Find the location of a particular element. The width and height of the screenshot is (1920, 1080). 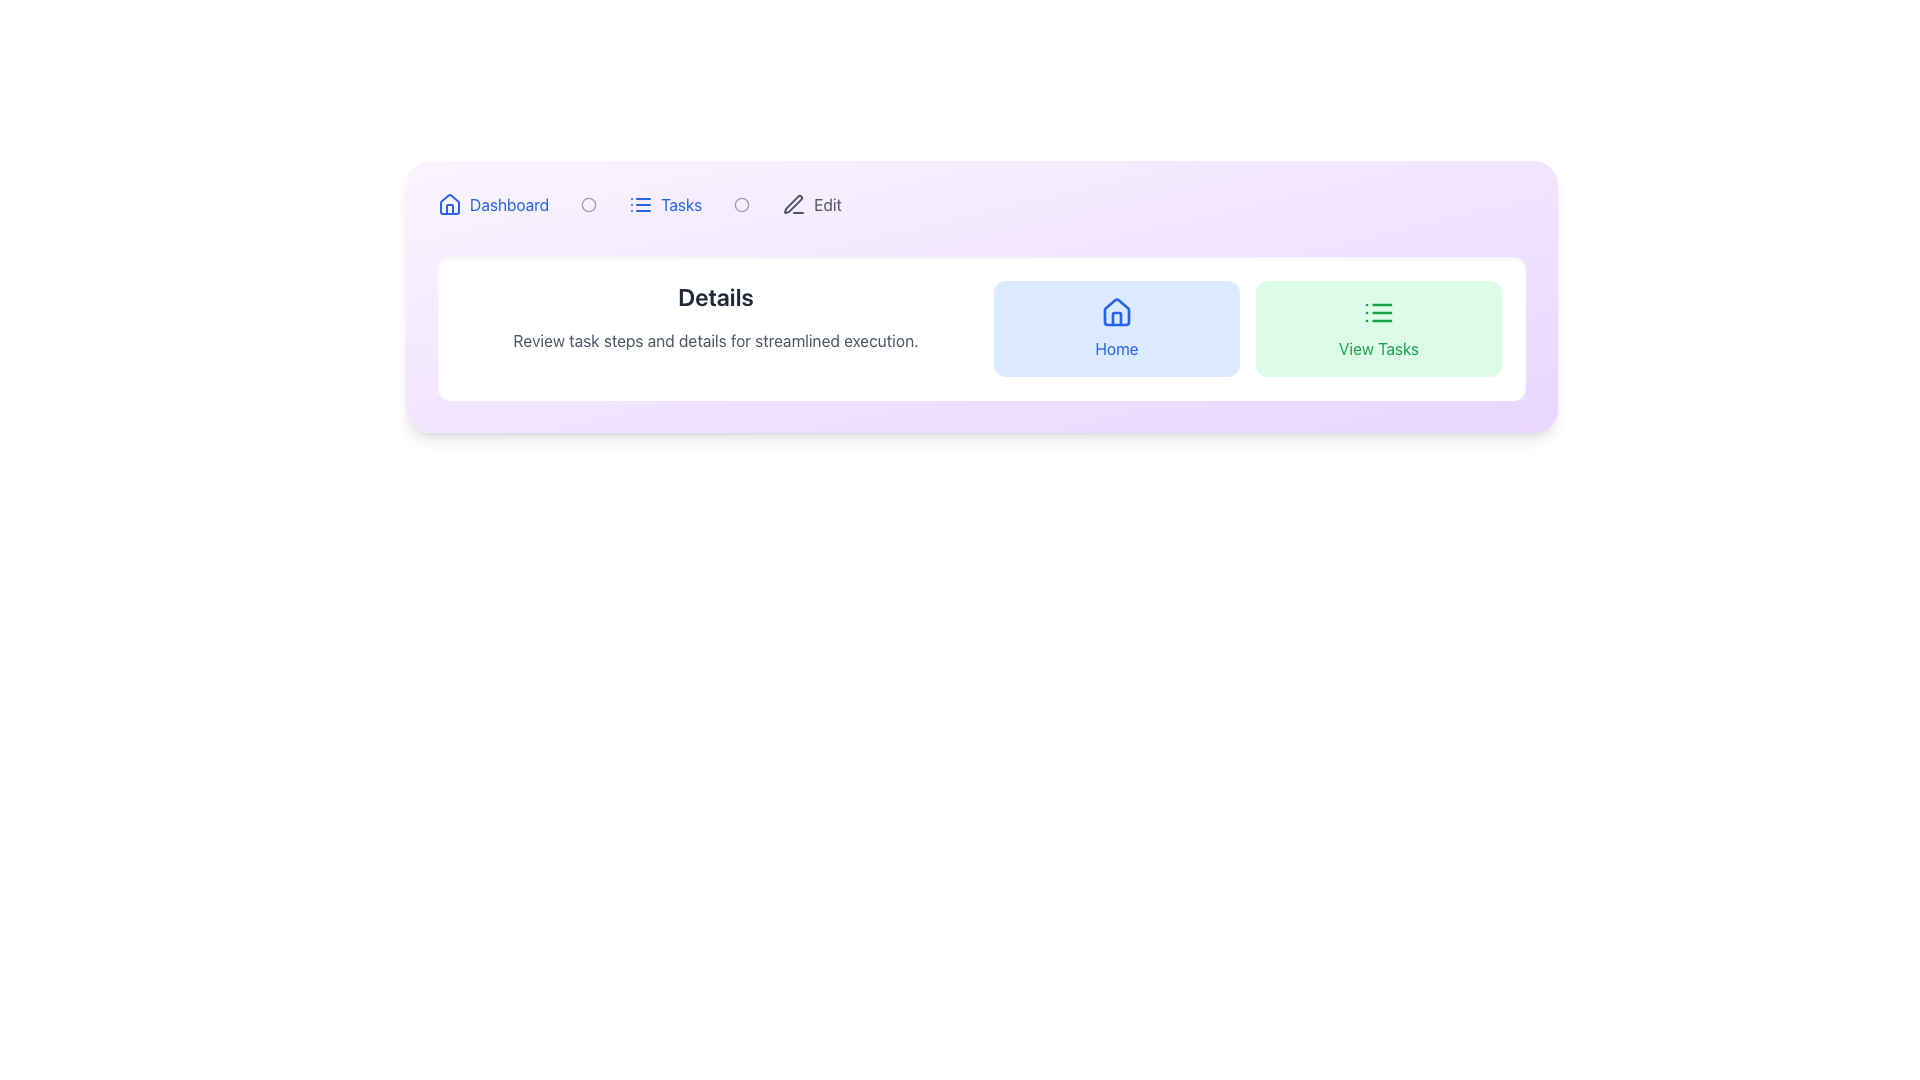

the small circular icon with a gray outer rim located in the navigation bar between the 'Tasks' and 'Edit' labels is located at coordinates (741, 204).